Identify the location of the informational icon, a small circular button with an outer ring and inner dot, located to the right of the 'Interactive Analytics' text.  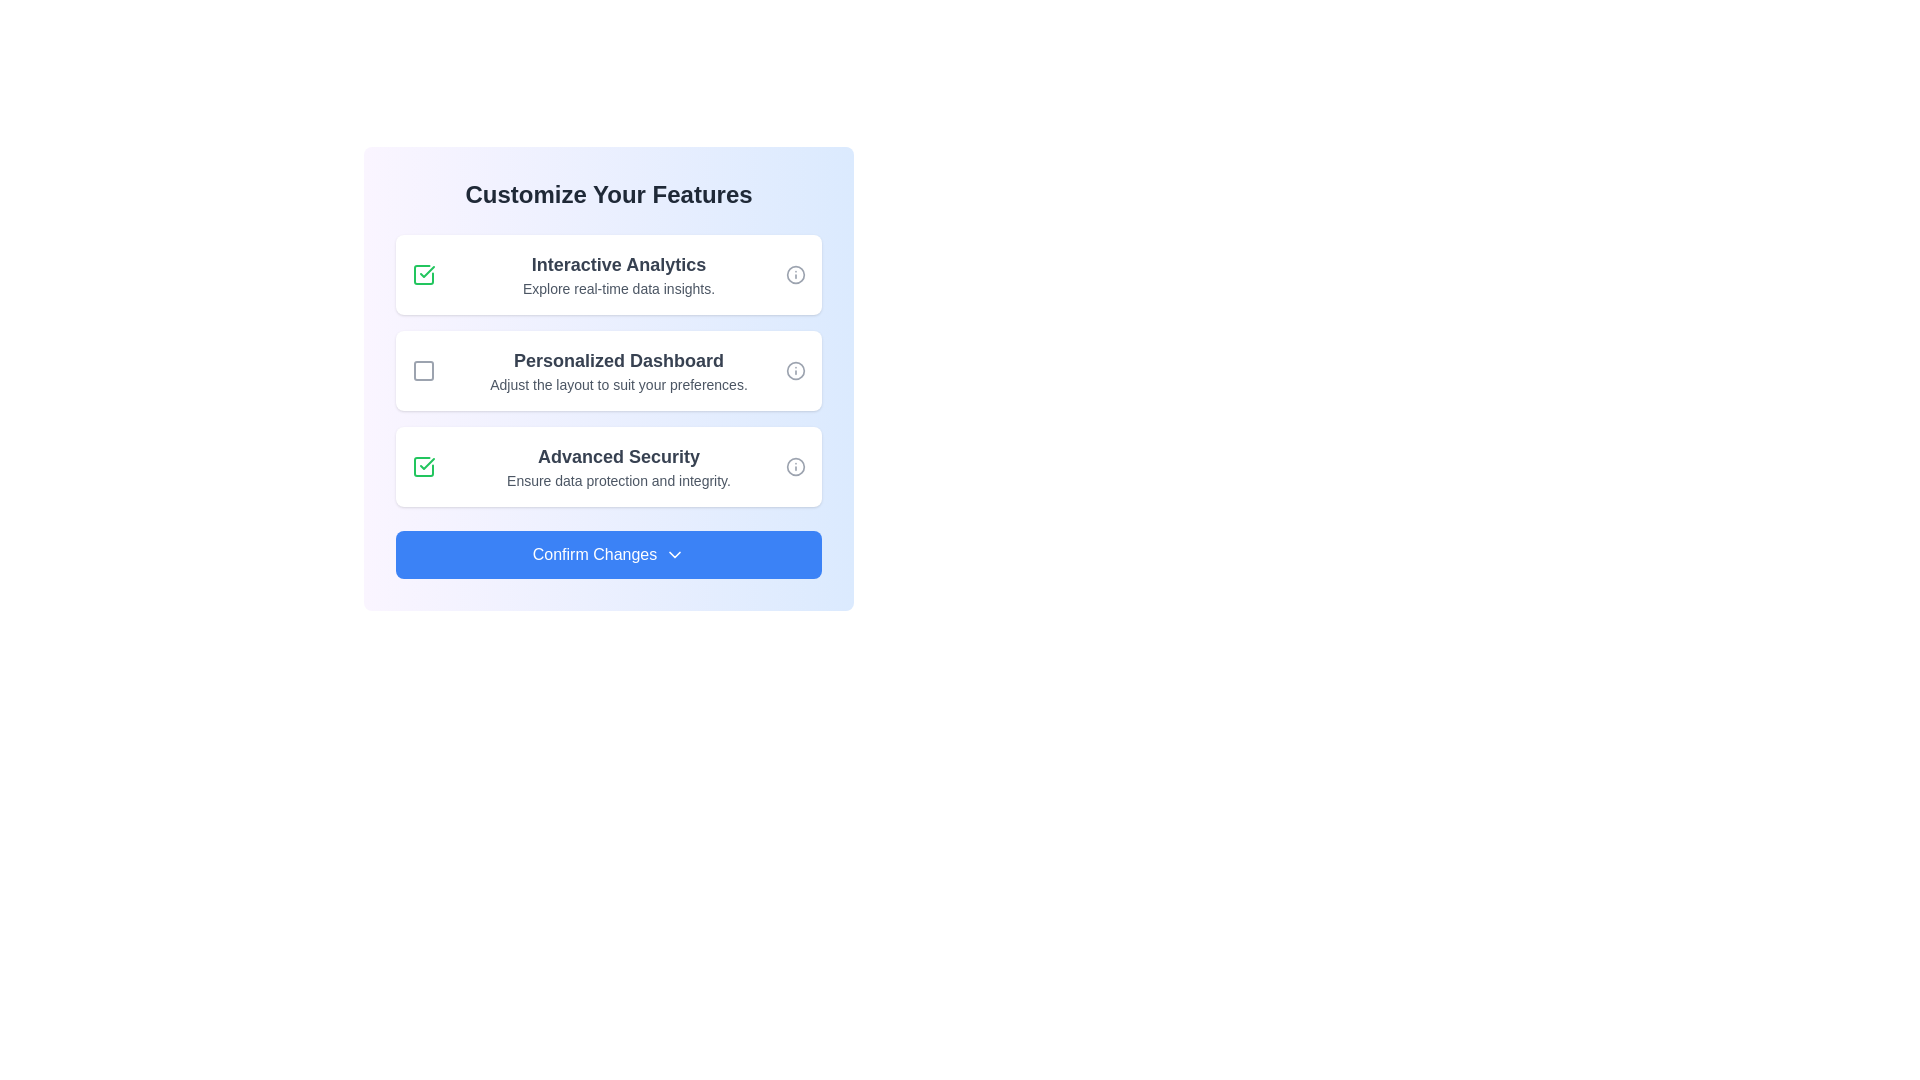
(795, 274).